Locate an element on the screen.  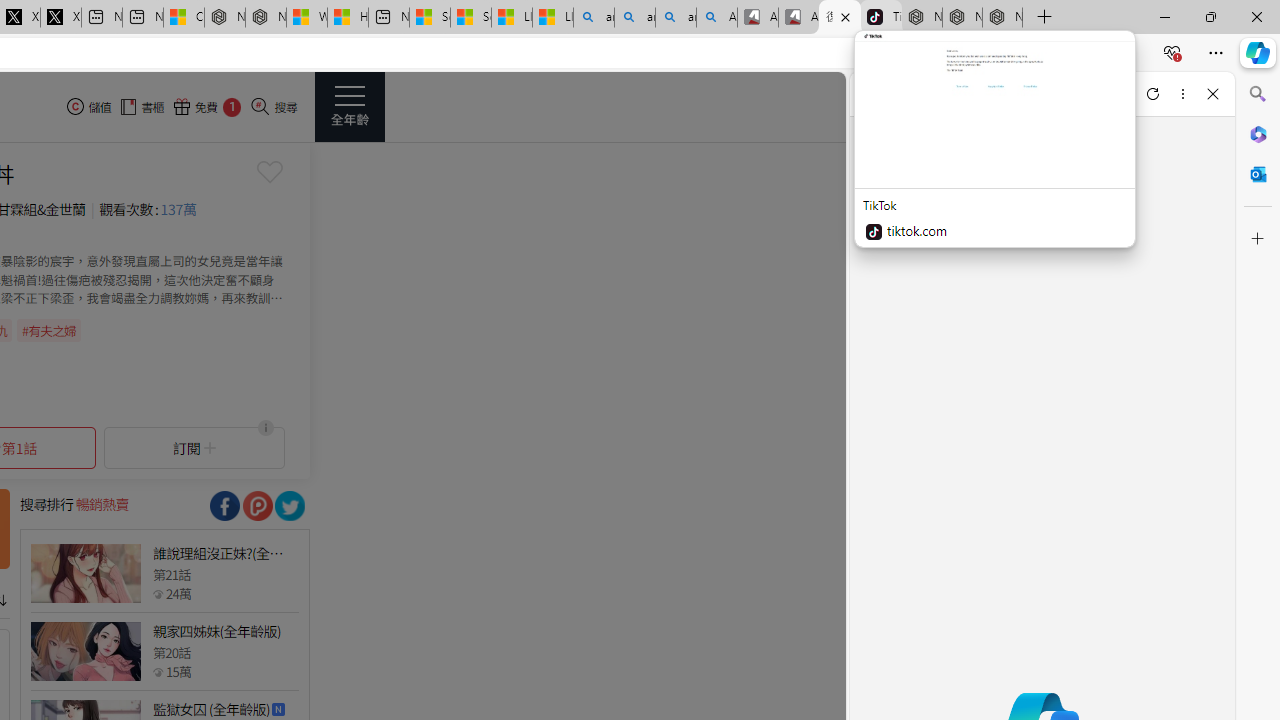
'Nordace Siena Pro 15 Backpack' is located at coordinates (962, 17).